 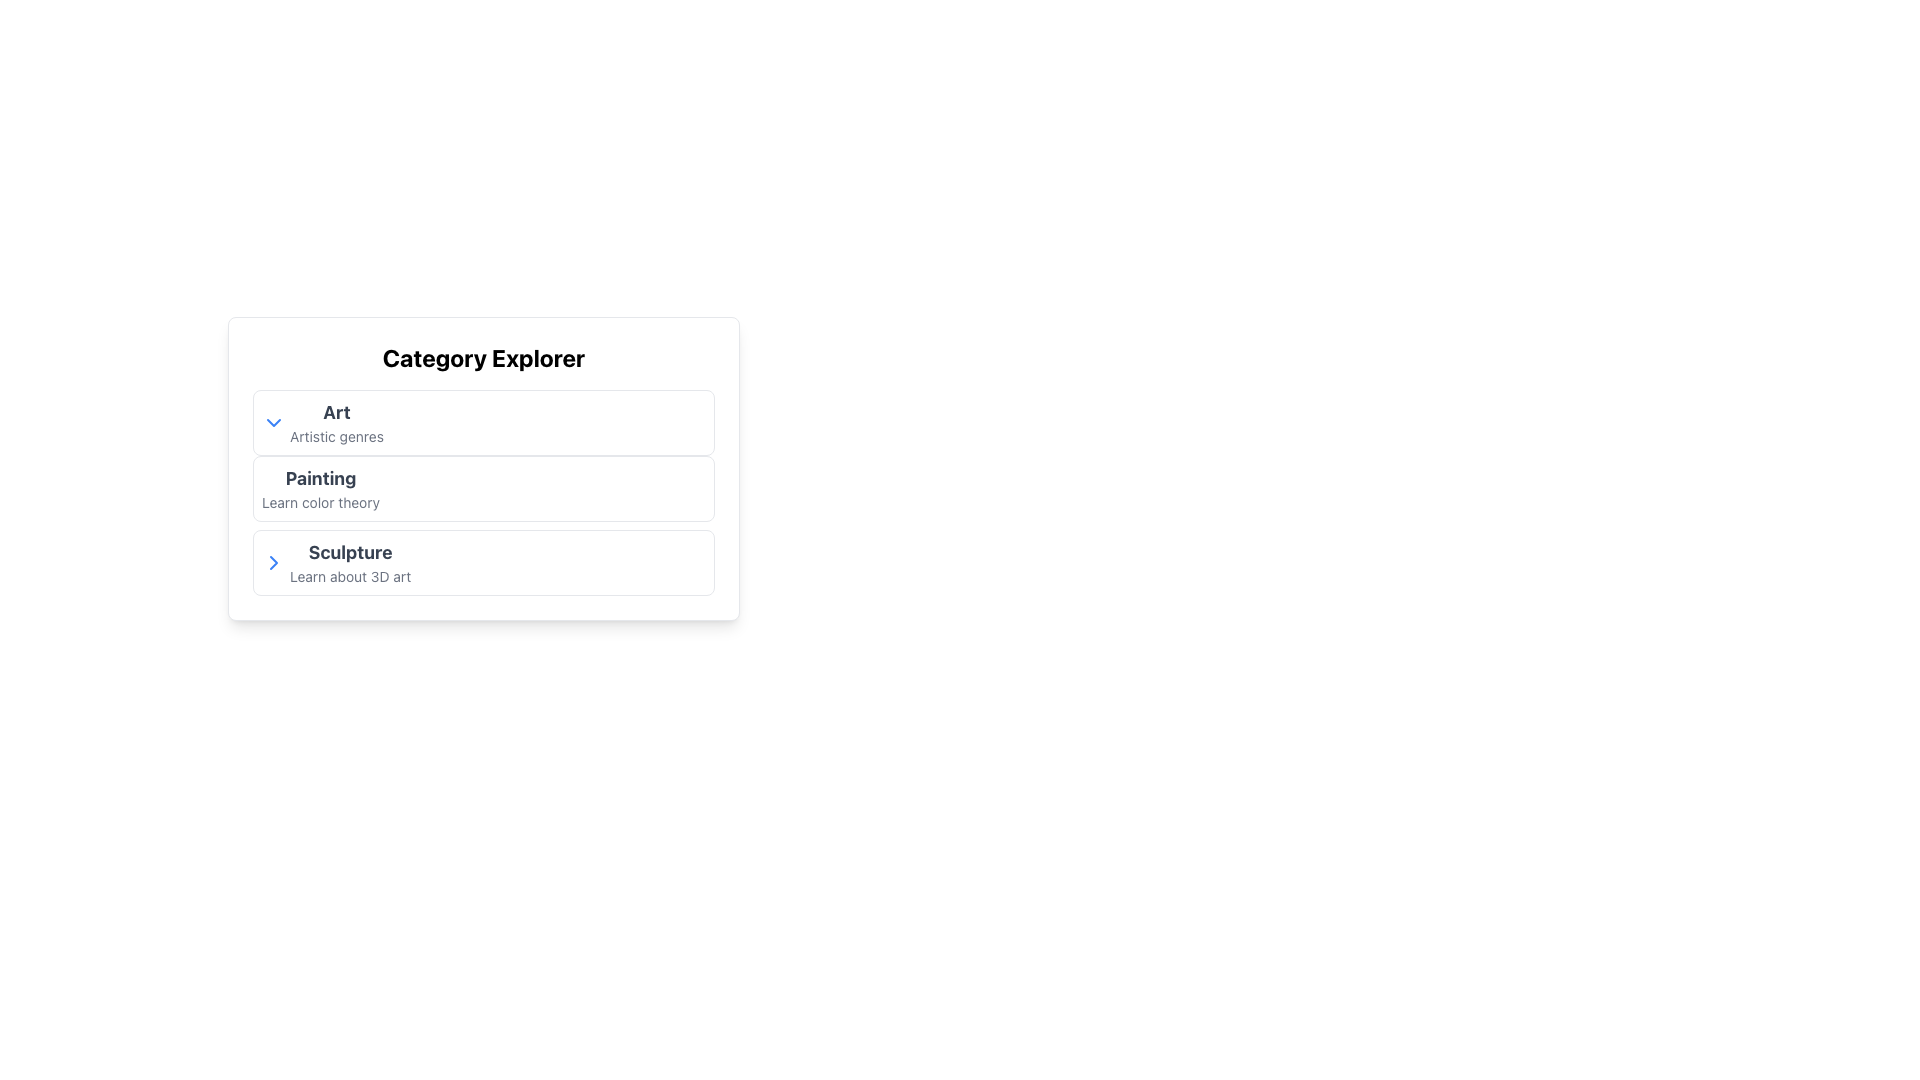 What do you see at coordinates (484, 489) in the screenshot?
I see `the first clickable list item under the 'Art' section to explore content related to 'Painting', focusing on learning about color theory` at bounding box center [484, 489].